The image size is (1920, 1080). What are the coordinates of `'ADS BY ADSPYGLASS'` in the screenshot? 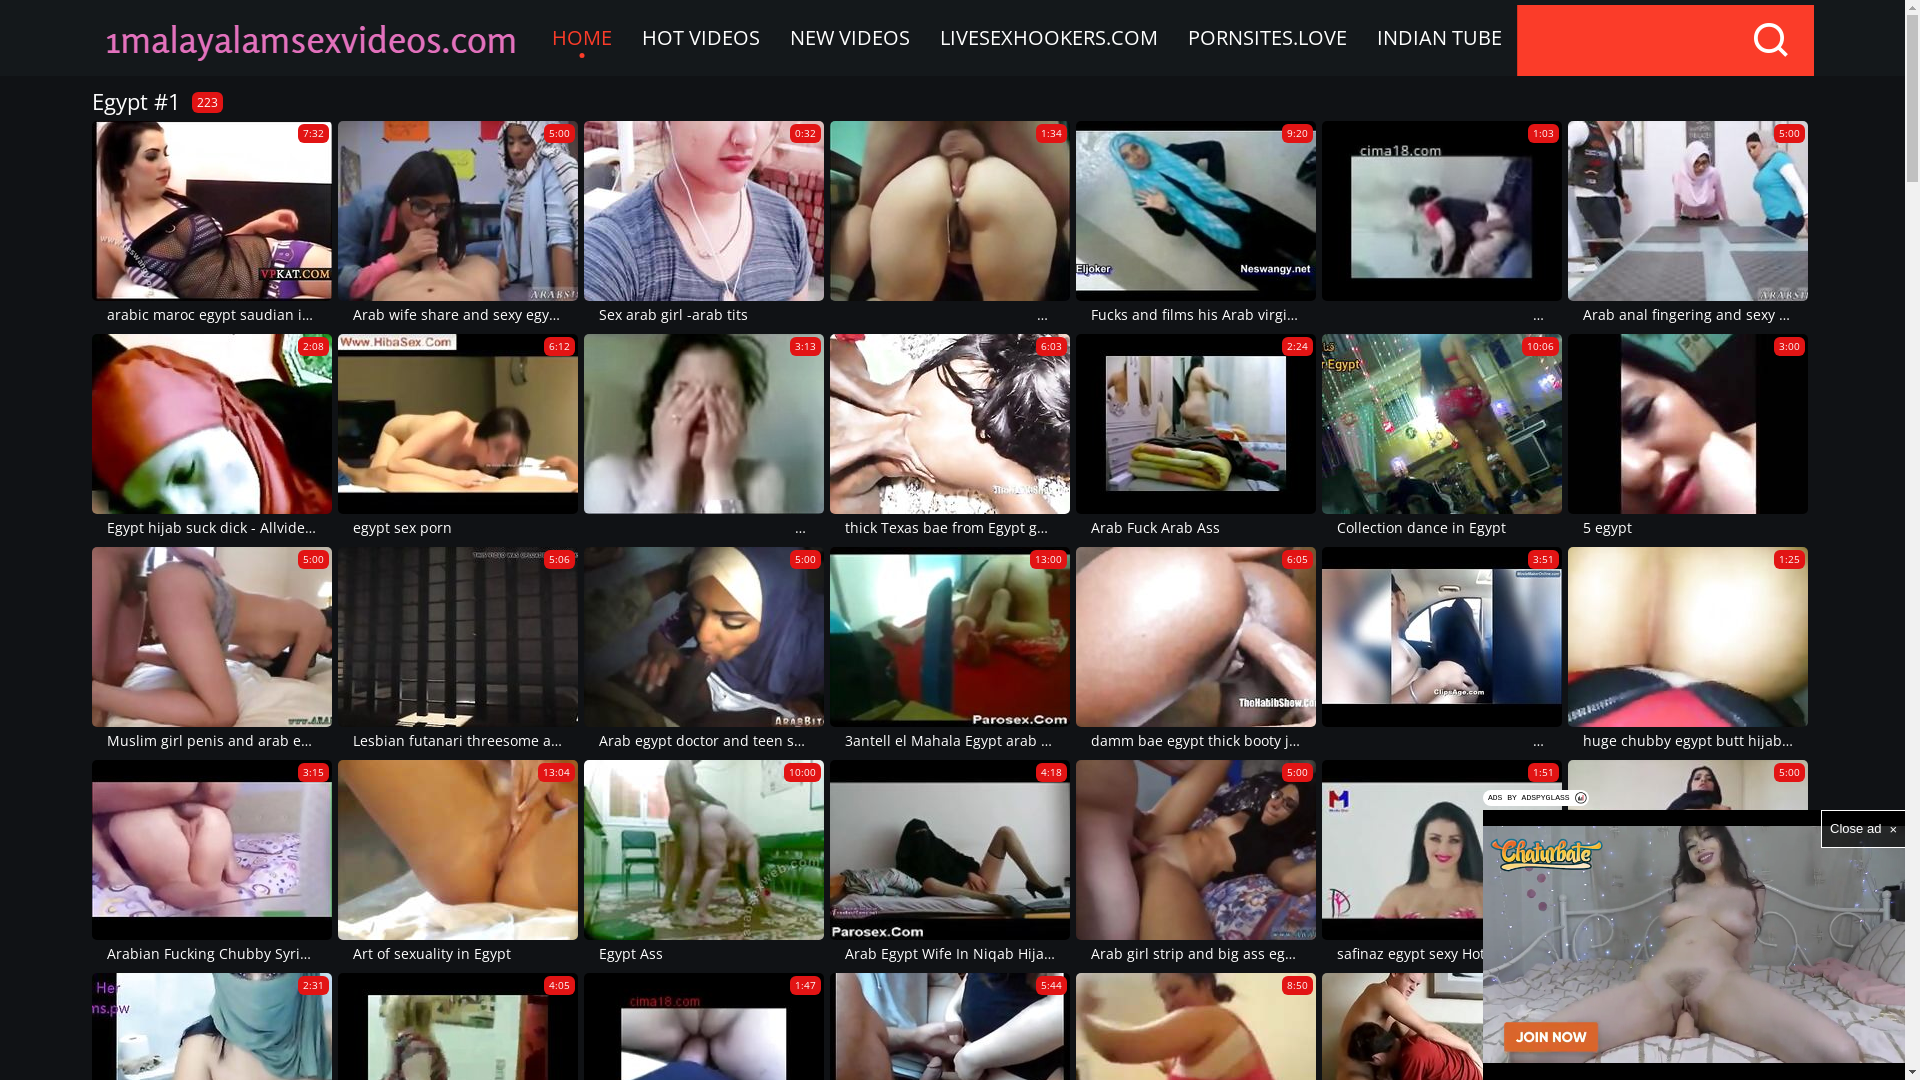 It's located at (1535, 797).